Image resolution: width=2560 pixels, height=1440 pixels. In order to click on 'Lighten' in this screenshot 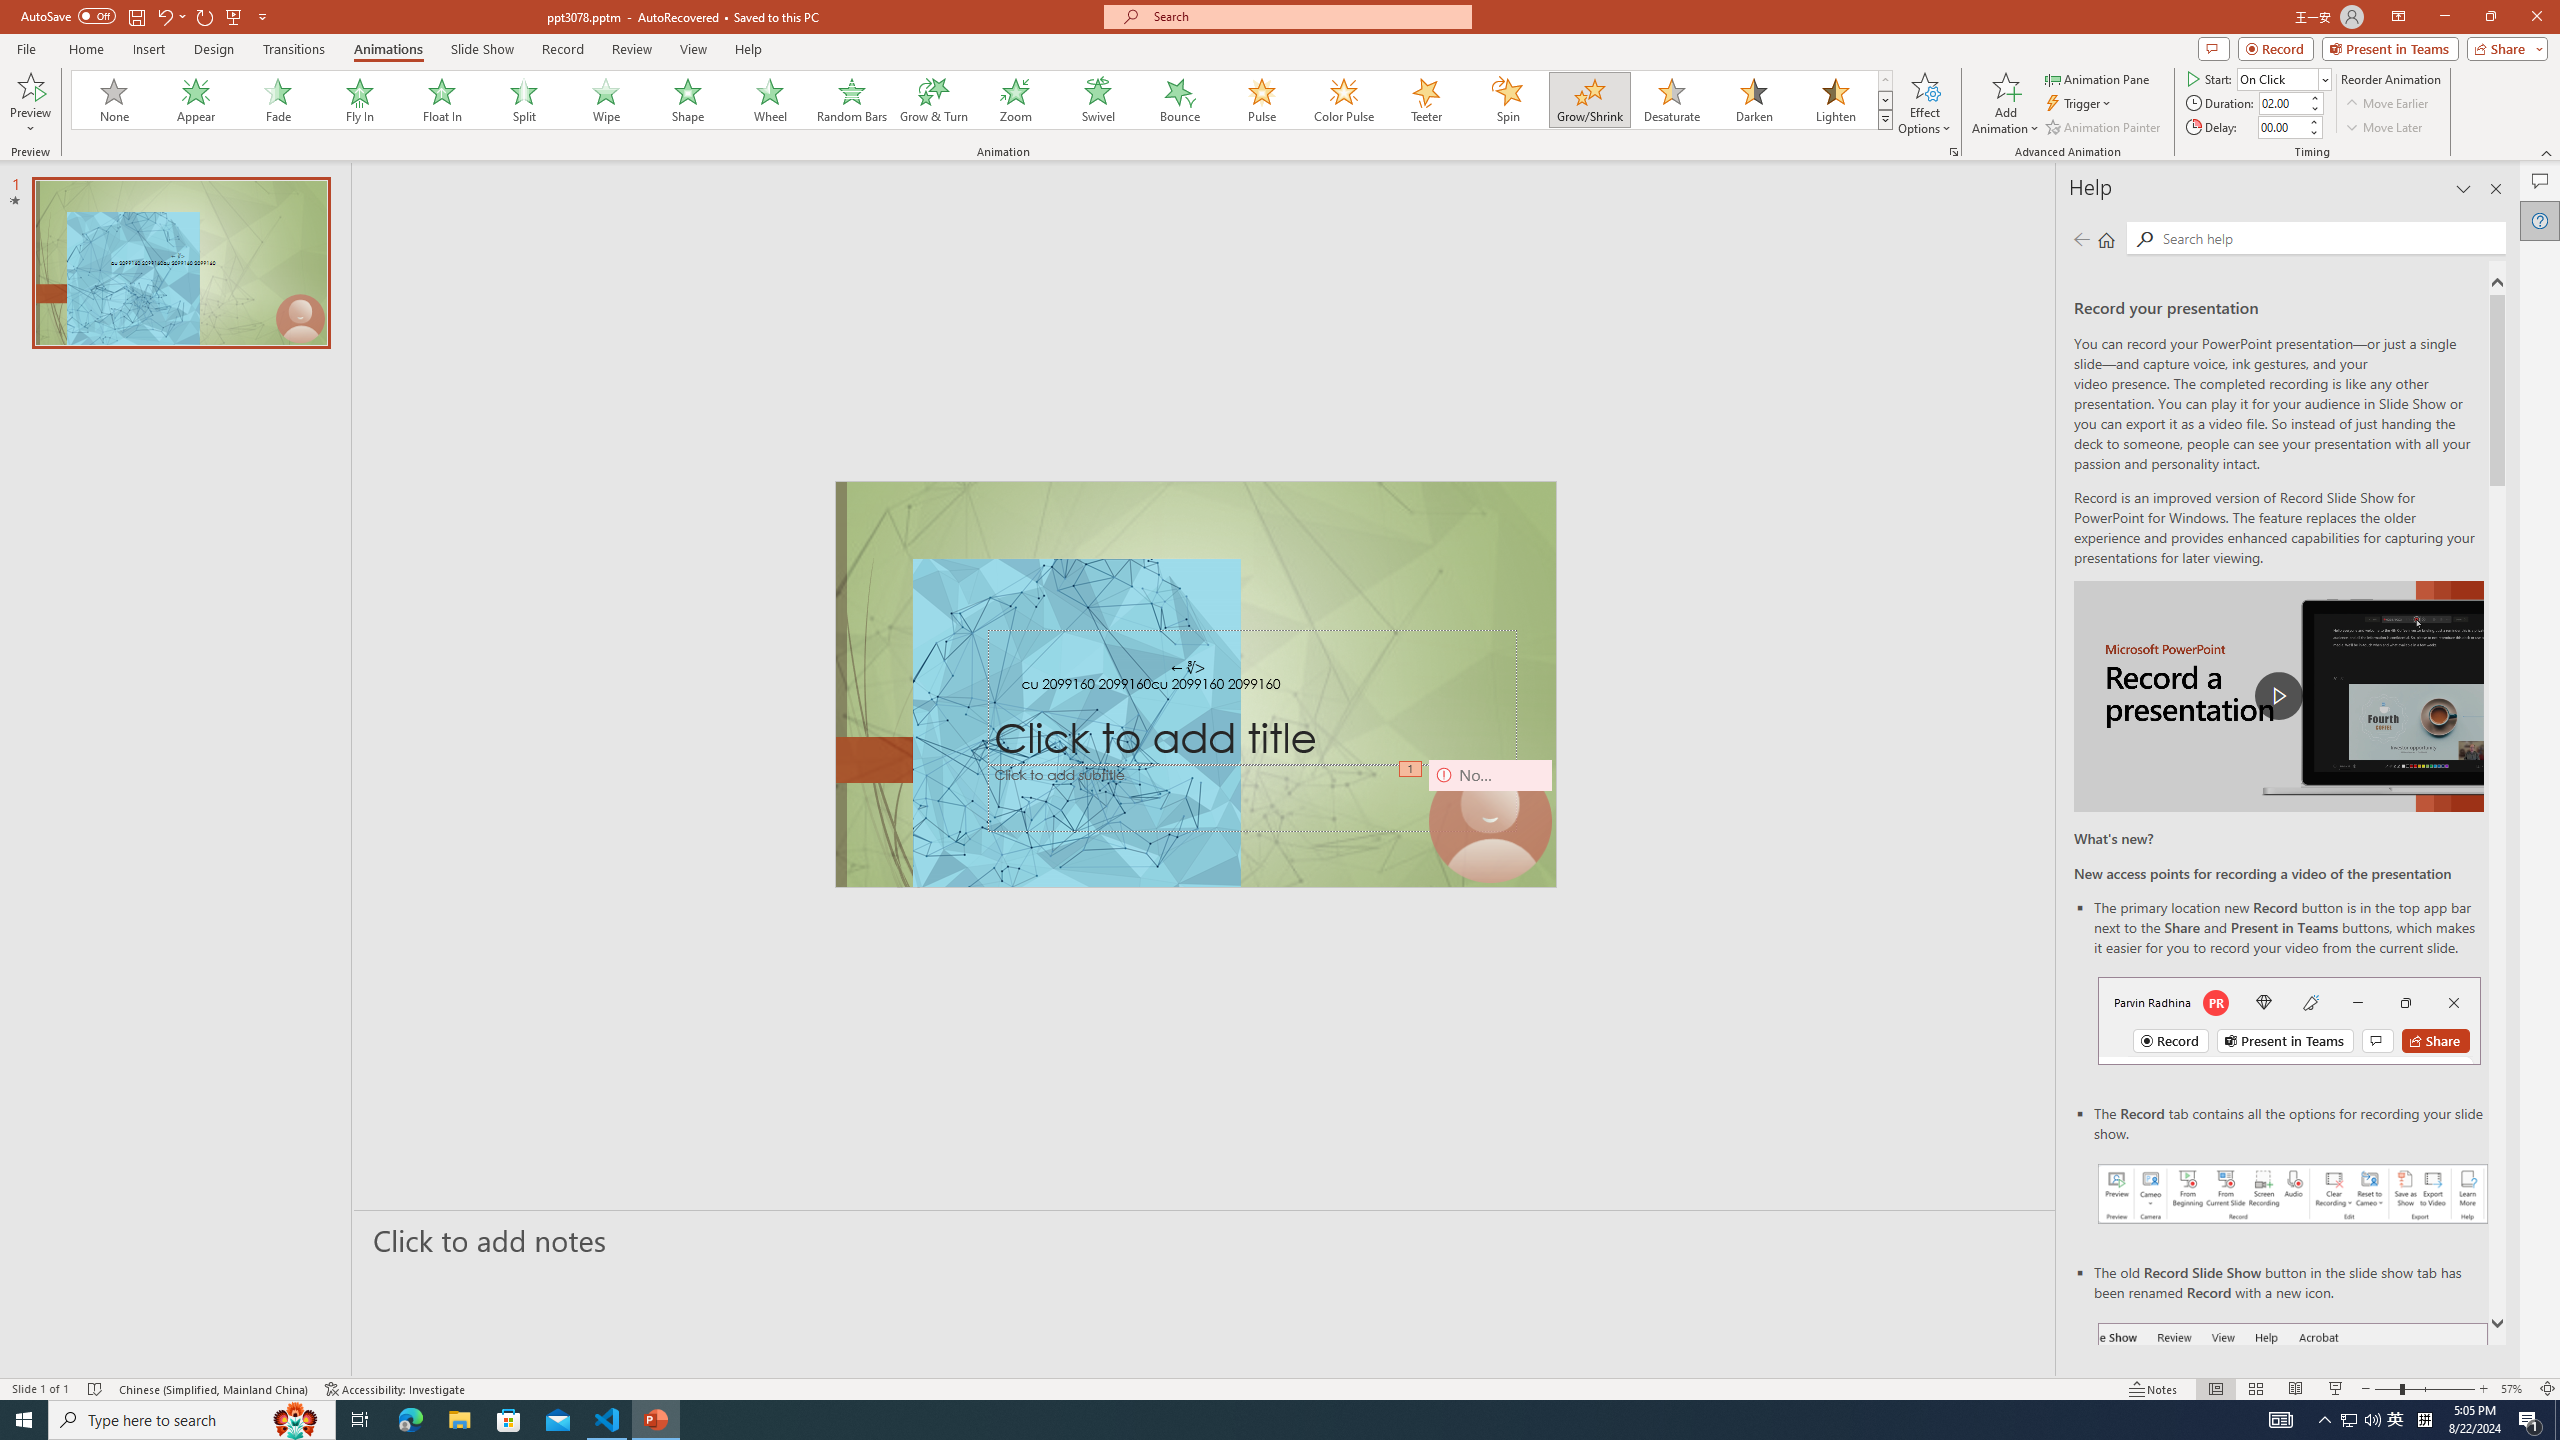, I will do `click(1834, 99)`.